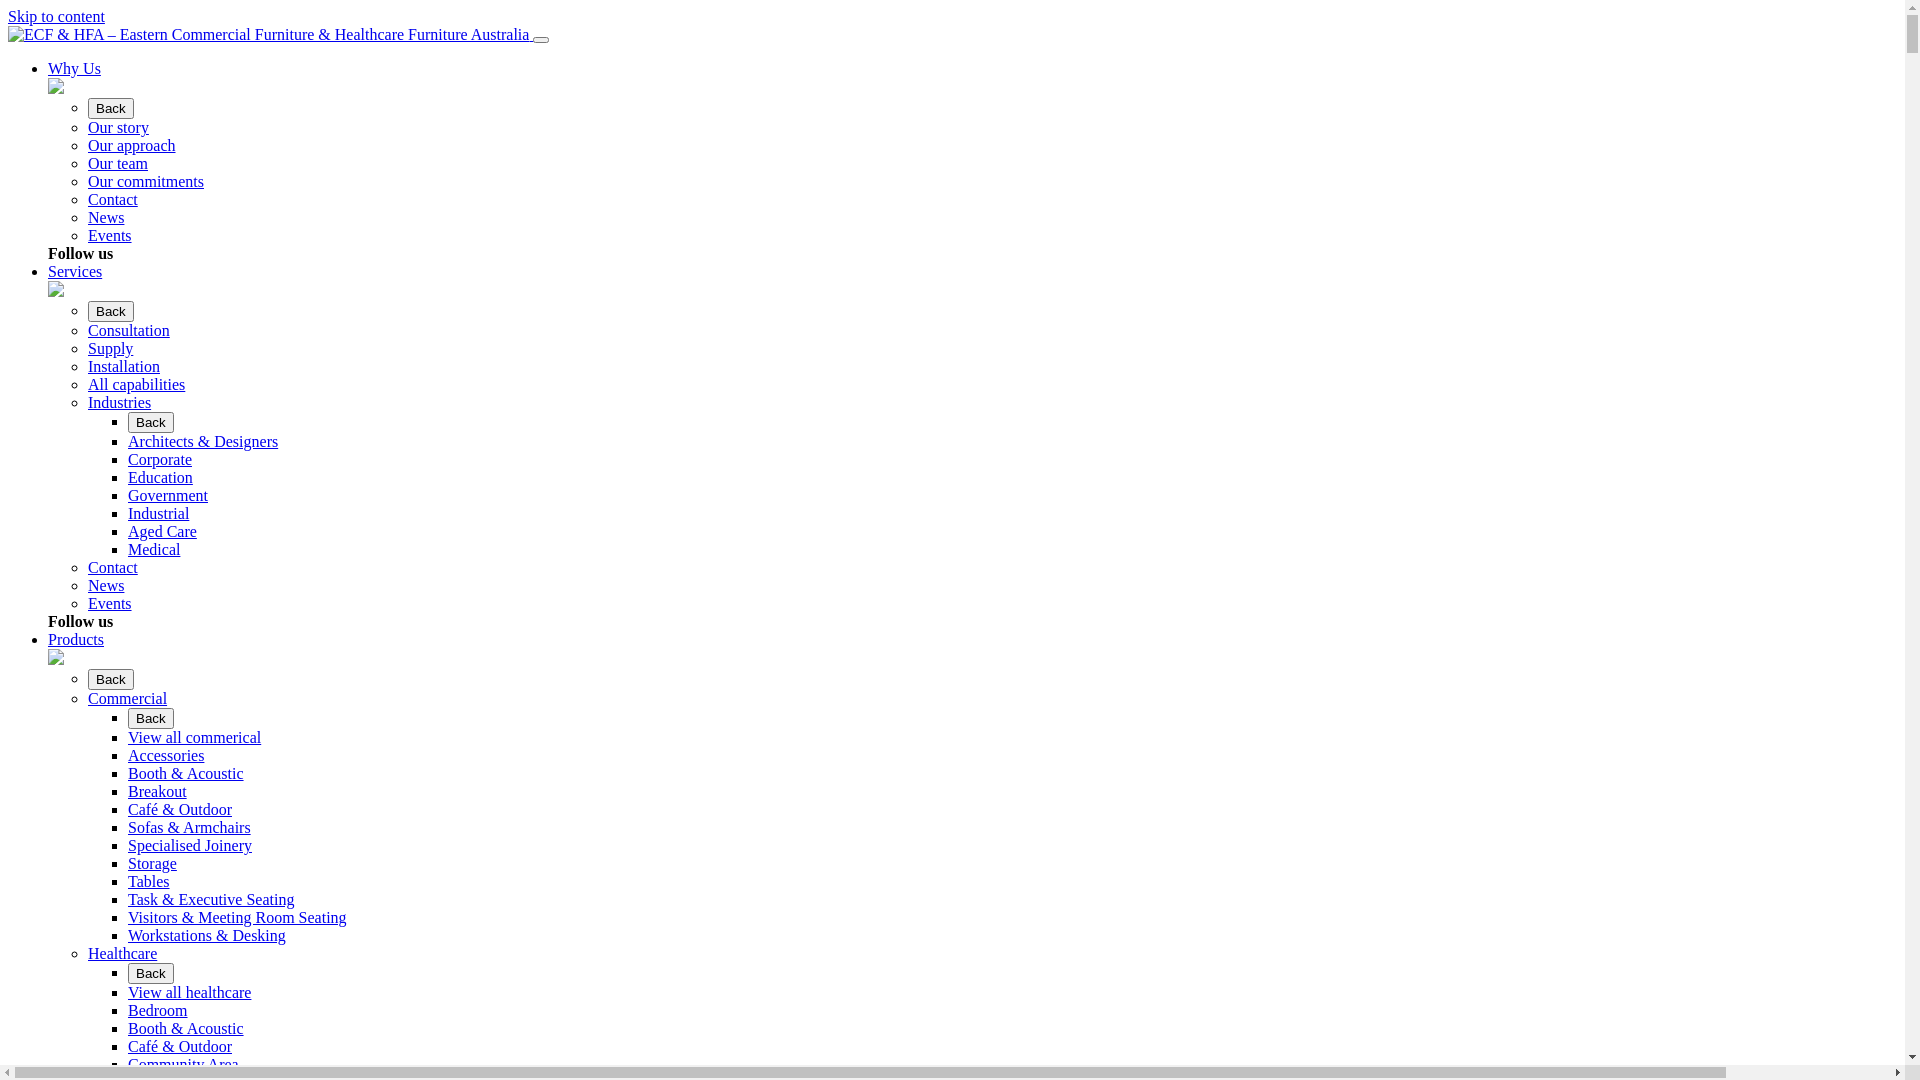  What do you see at coordinates (127, 992) in the screenshot?
I see `'View all healthcare'` at bounding box center [127, 992].